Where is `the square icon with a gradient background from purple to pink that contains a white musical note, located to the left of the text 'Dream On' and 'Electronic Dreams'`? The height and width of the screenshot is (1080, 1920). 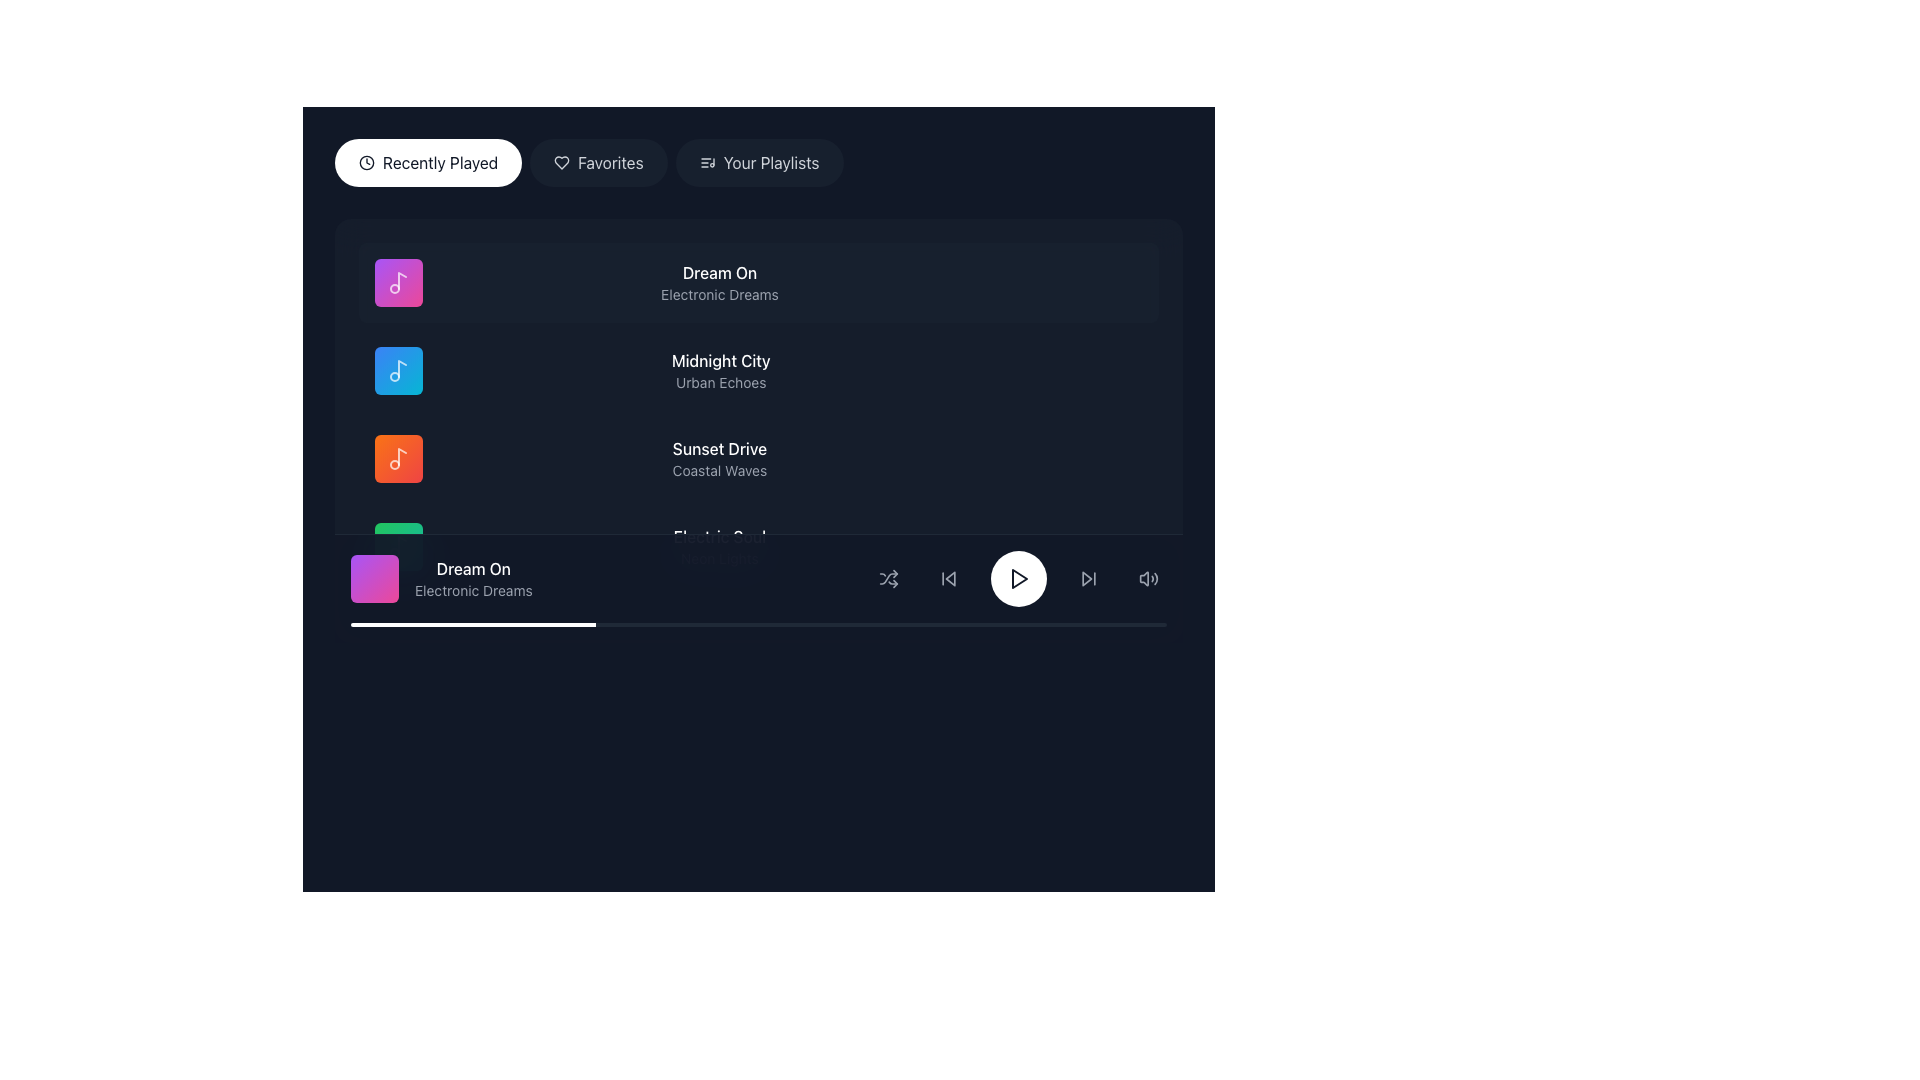
the square icon with a gradient background from purple to pink that contains a white musical note, located to the left of the text 'Dream On' and 'Electronic Dreams' is located at coordinates (398, 282).